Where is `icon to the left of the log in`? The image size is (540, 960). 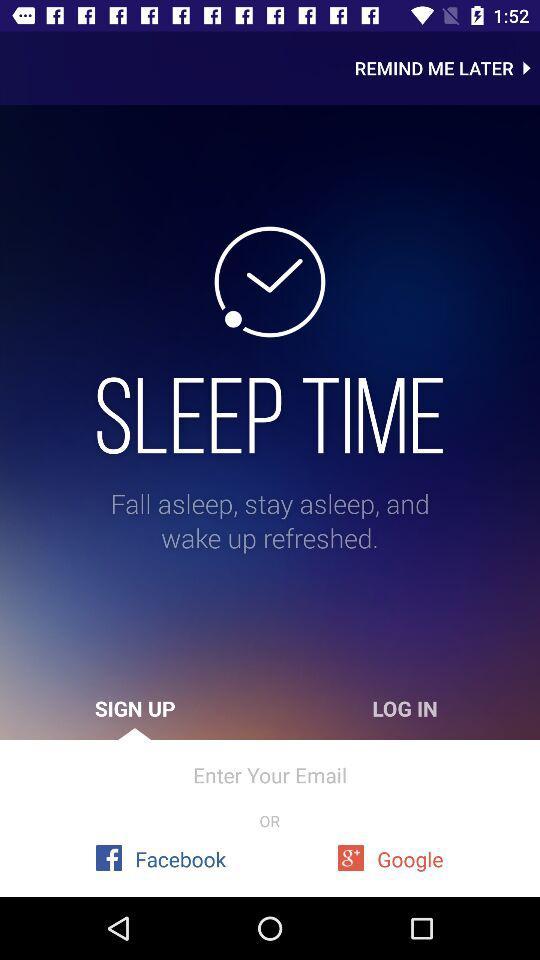 icon to the left of the log in is located at coordinates (135, 708).